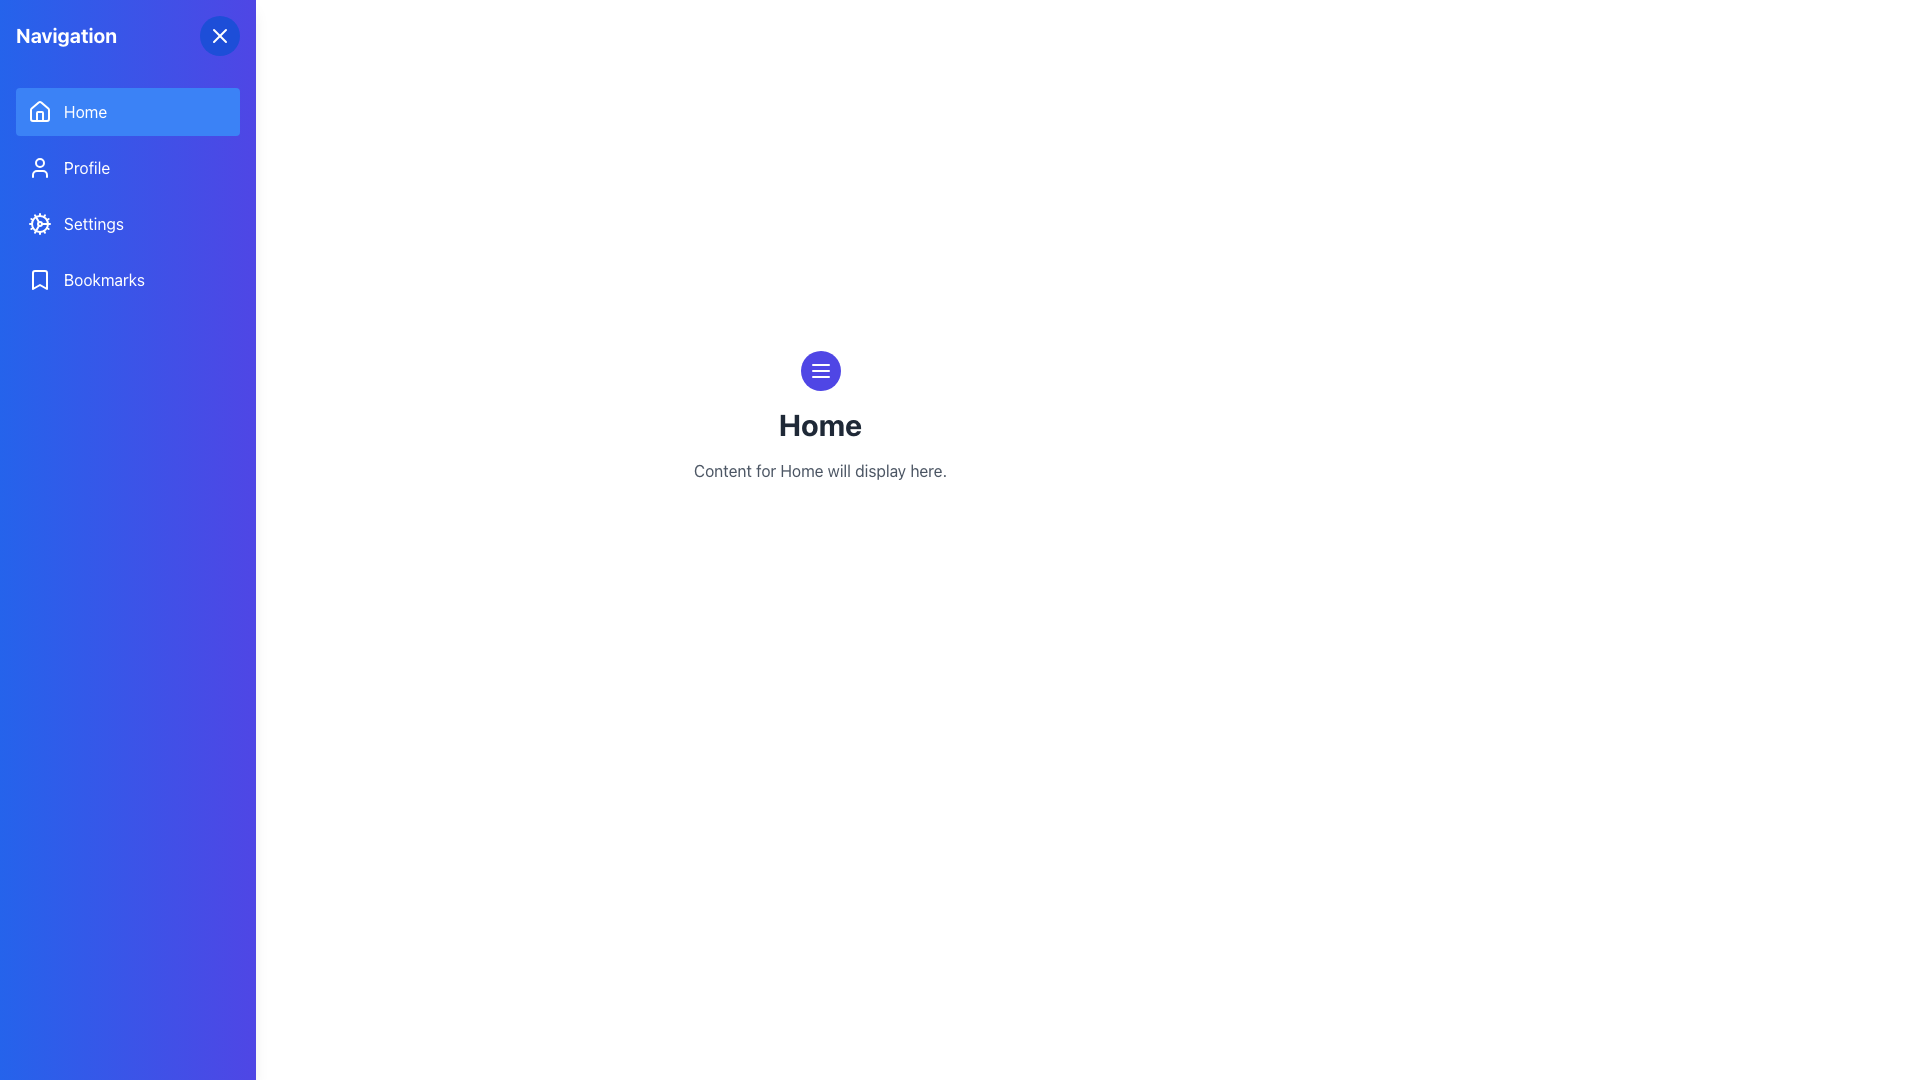 Image resolution: width=1920 pixels, height=1080 pixels. I want to click on the Header text element labeled 'Home', which is a large, bold heading in dark gray color located in the main content area of the page, so click(820, 423).